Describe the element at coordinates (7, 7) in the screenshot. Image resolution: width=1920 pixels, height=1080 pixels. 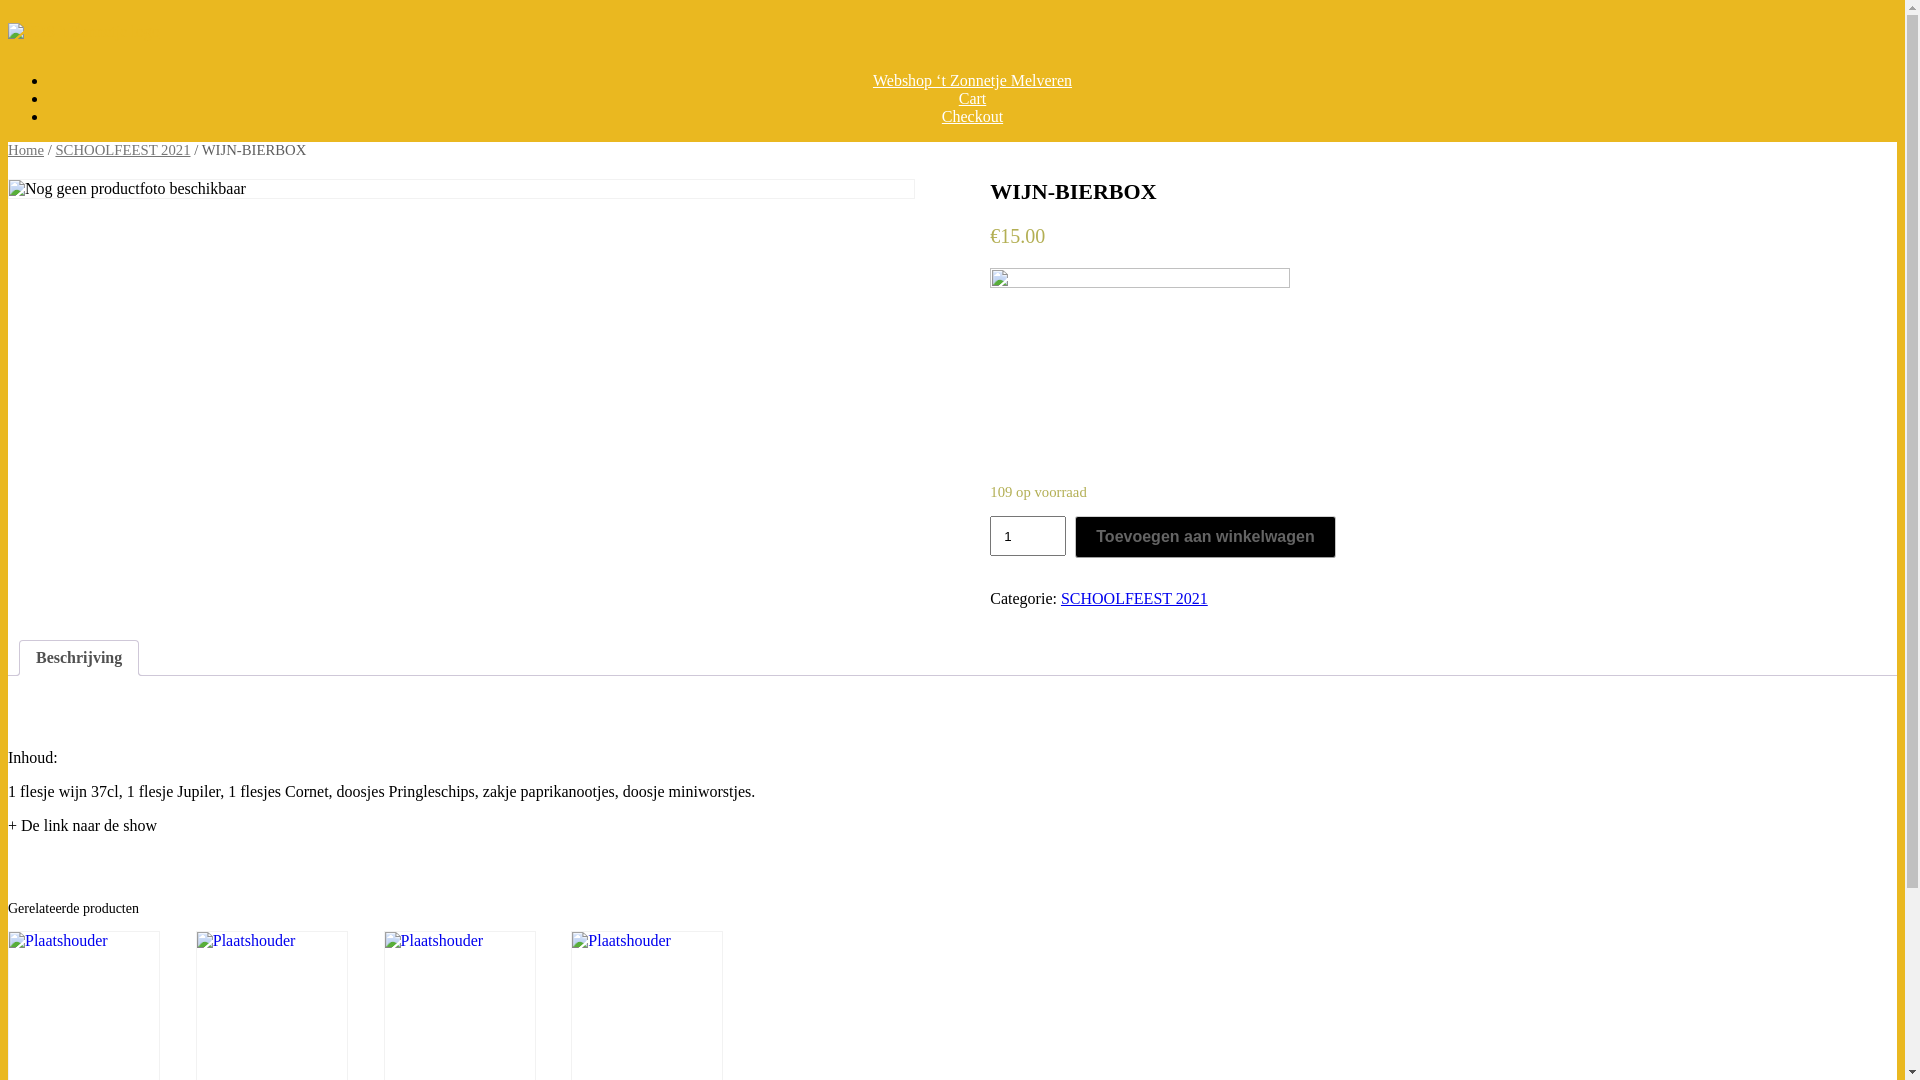
I see `'Spring naar inhoud'` at that location.